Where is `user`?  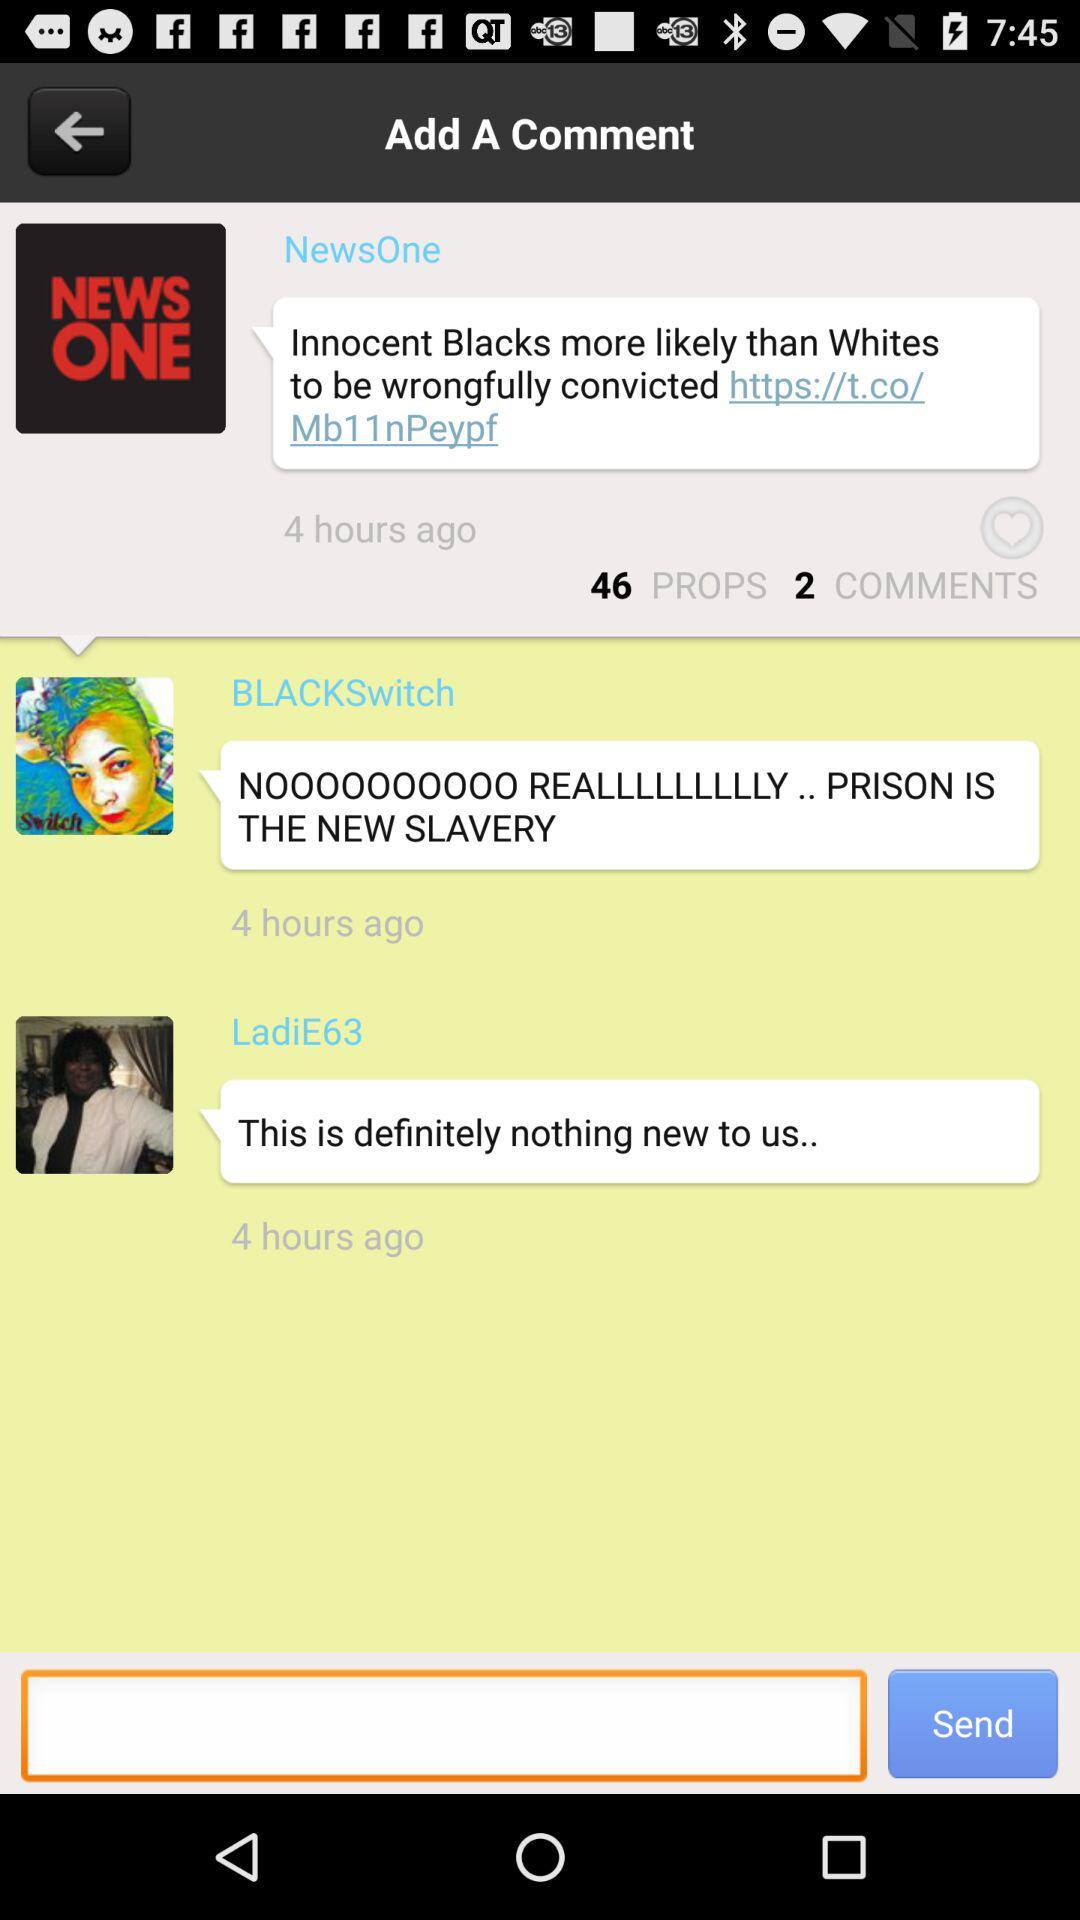
user is located at coordinates (94, 754).